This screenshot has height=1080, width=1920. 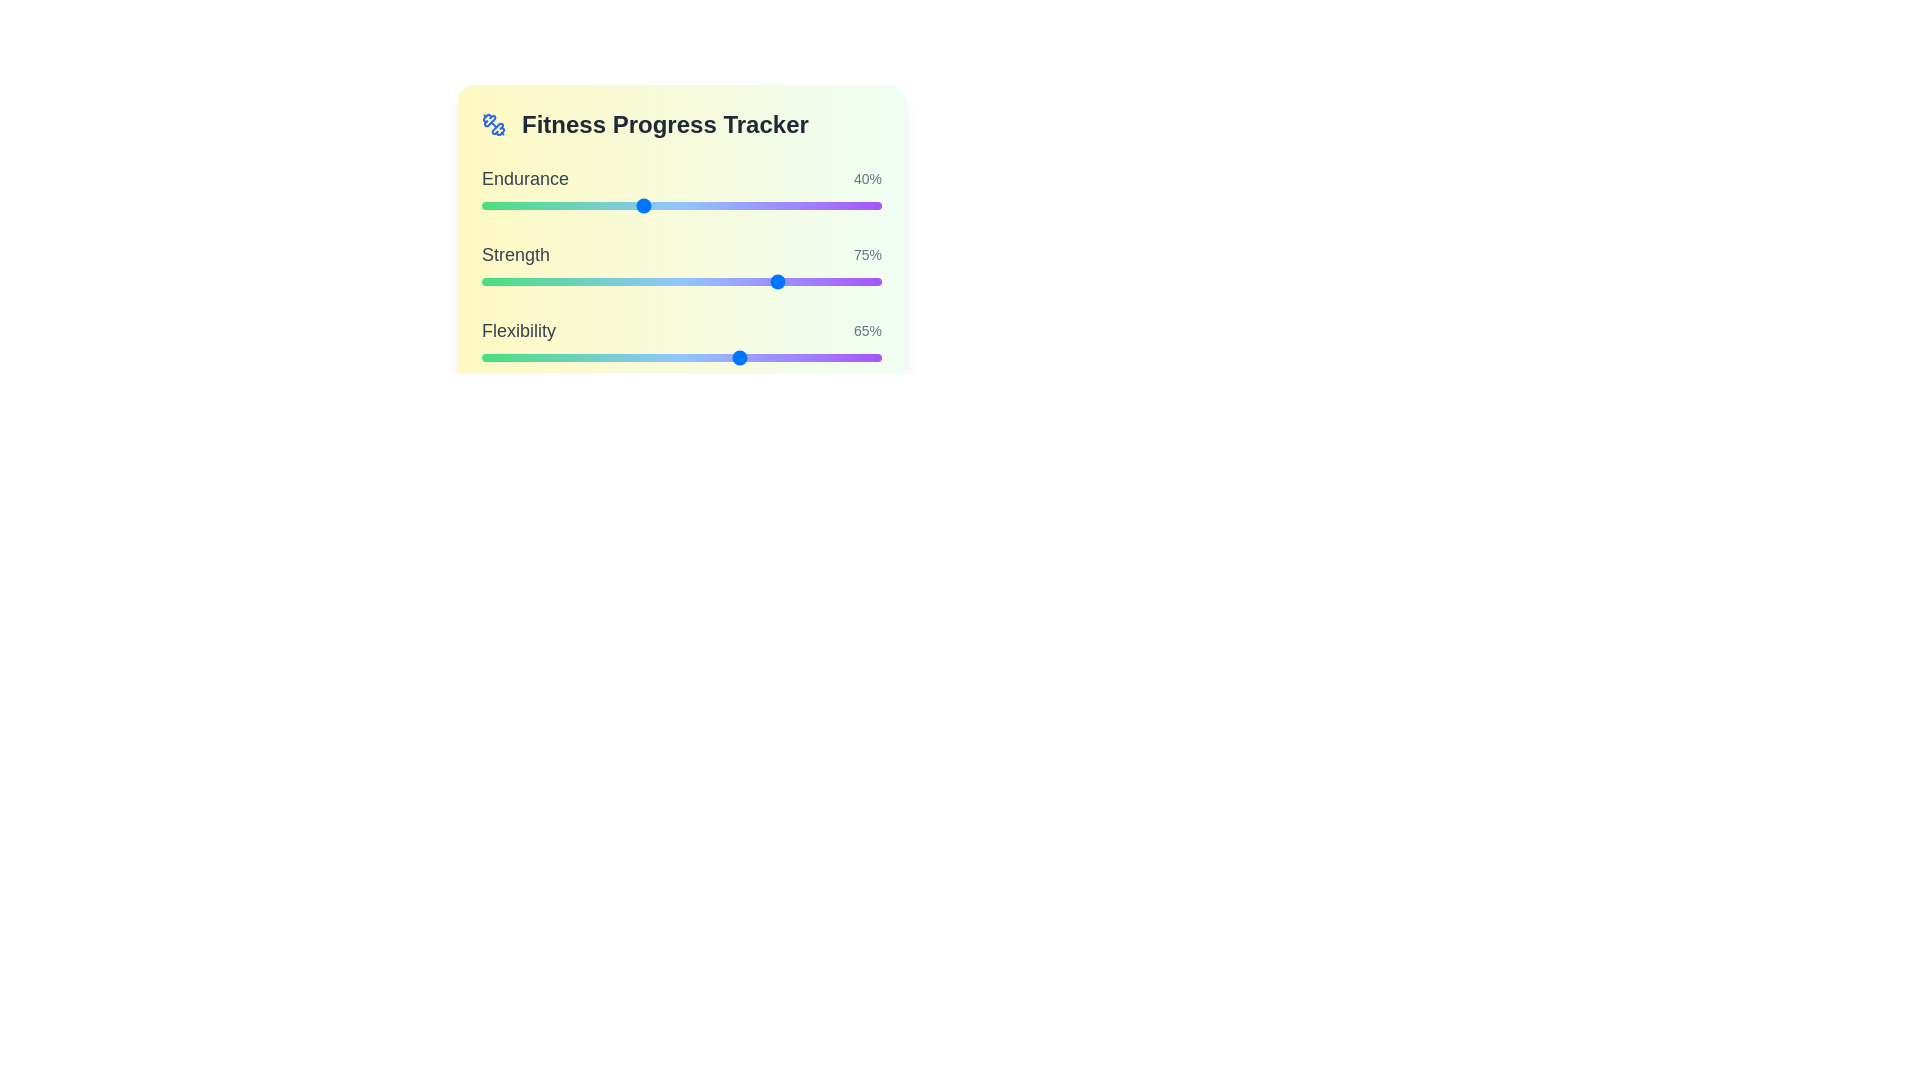 What do you see at coordinates (694, 357) in the screenshot?
I see `flexibility value` at bounding box center [694, 357].